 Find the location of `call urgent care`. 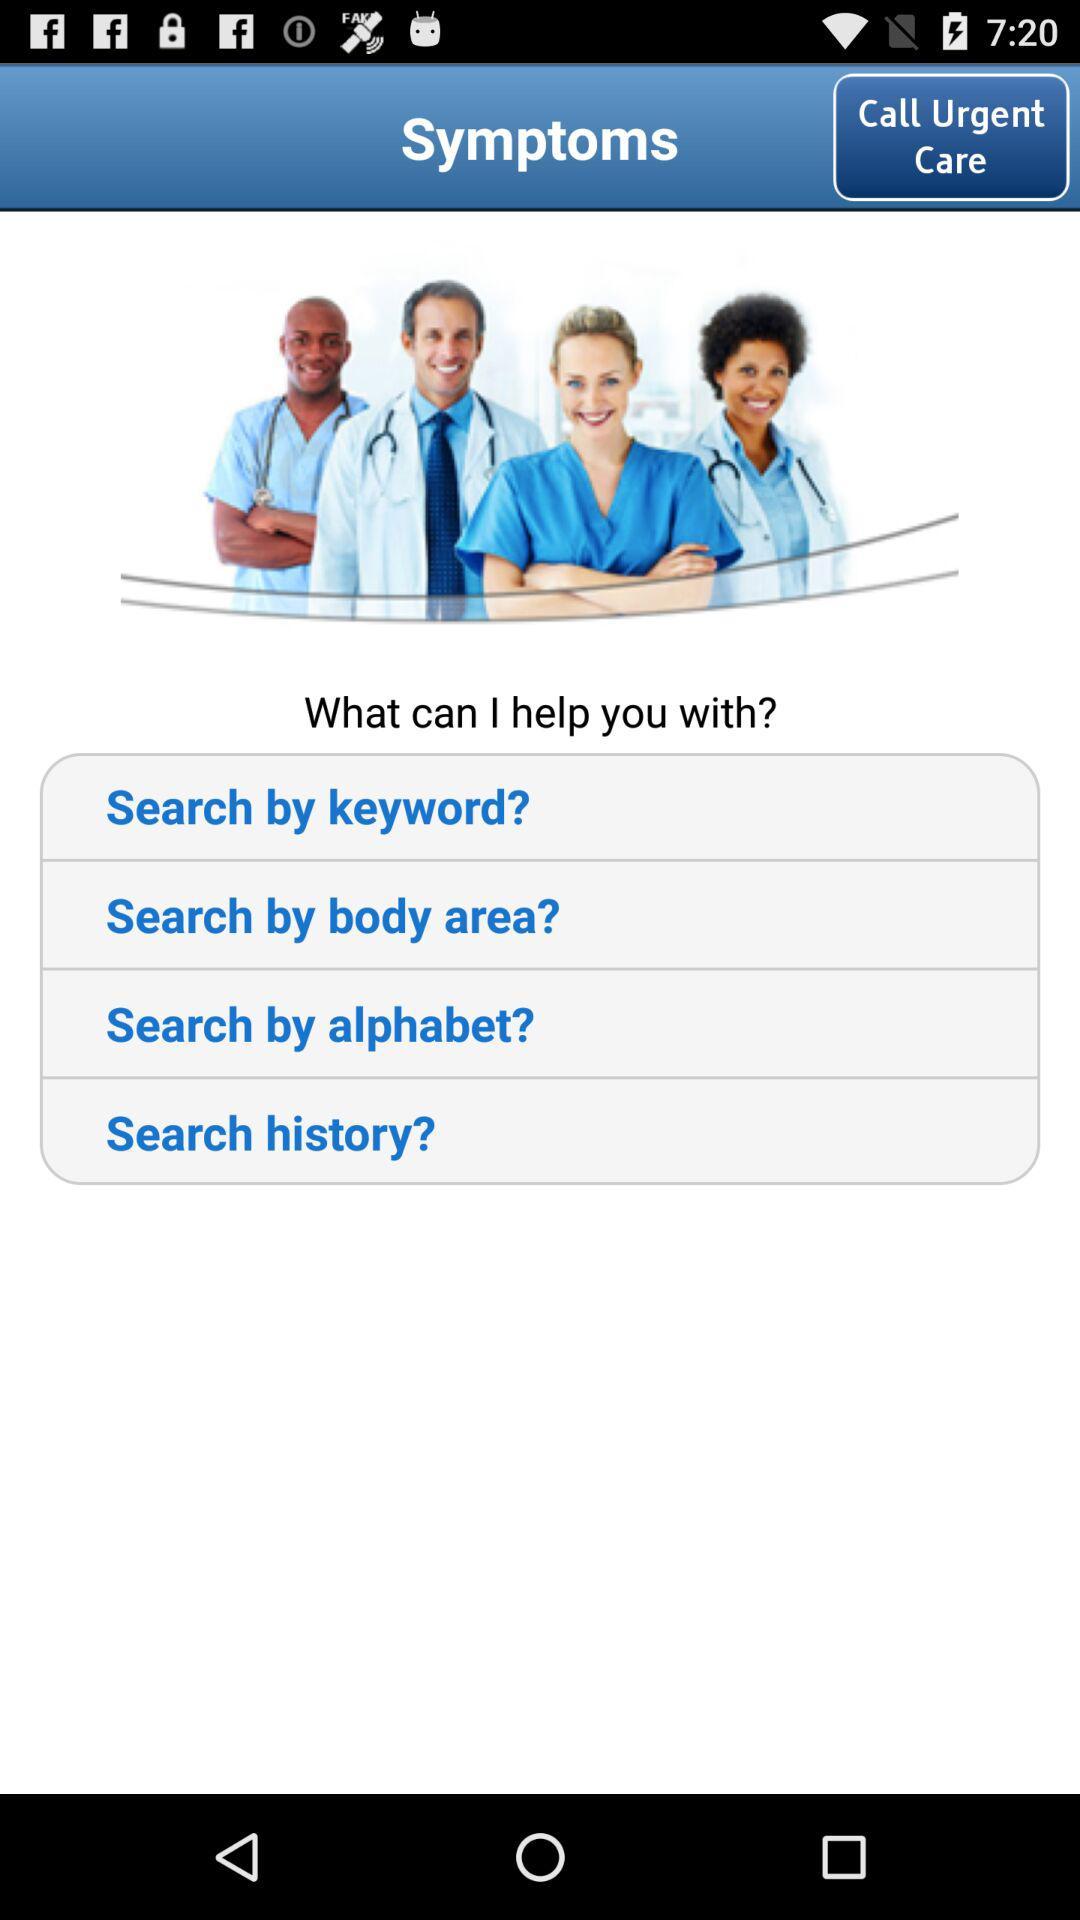

call urgent care is located at coordinates (950, 136).